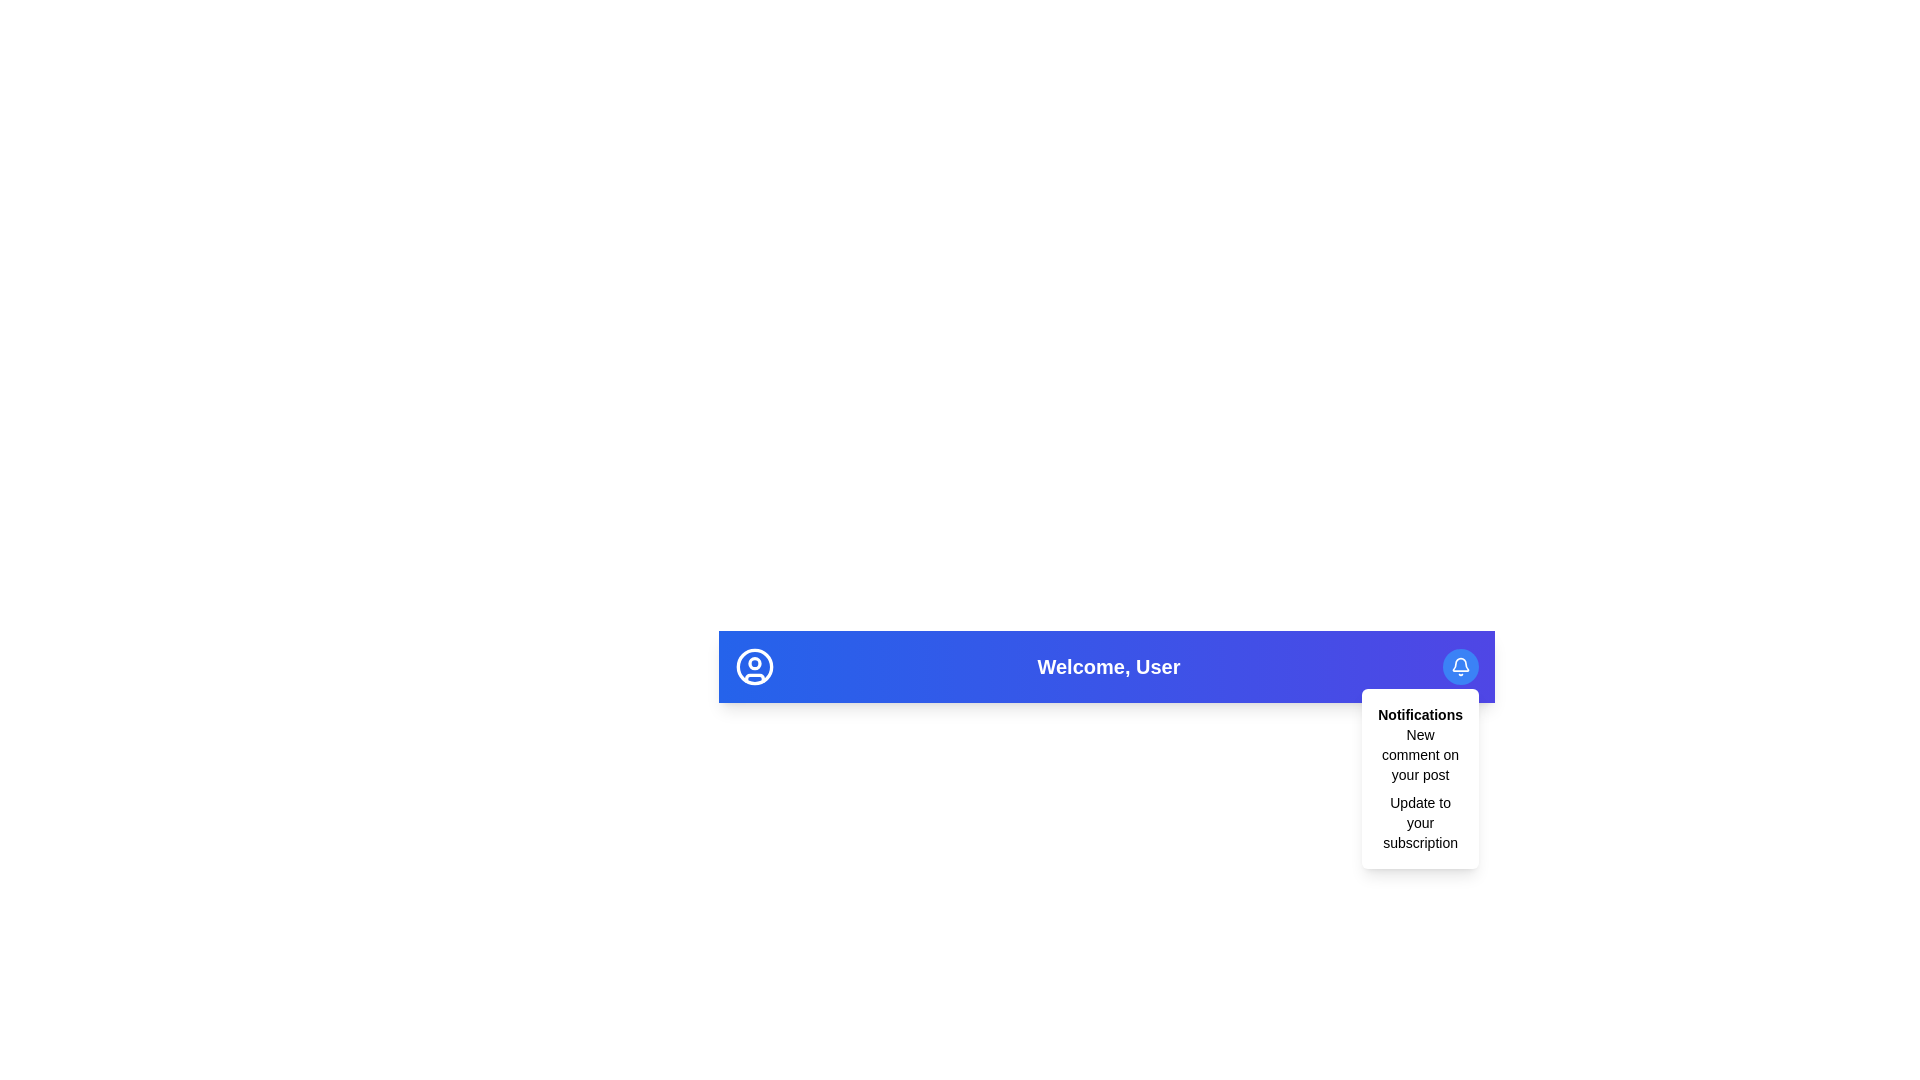 This screenshot has height=1080, width=1920. I want to click on the circular blue button with a white bell icon located on the far right of the horizontal bar, so click(1460, 667).